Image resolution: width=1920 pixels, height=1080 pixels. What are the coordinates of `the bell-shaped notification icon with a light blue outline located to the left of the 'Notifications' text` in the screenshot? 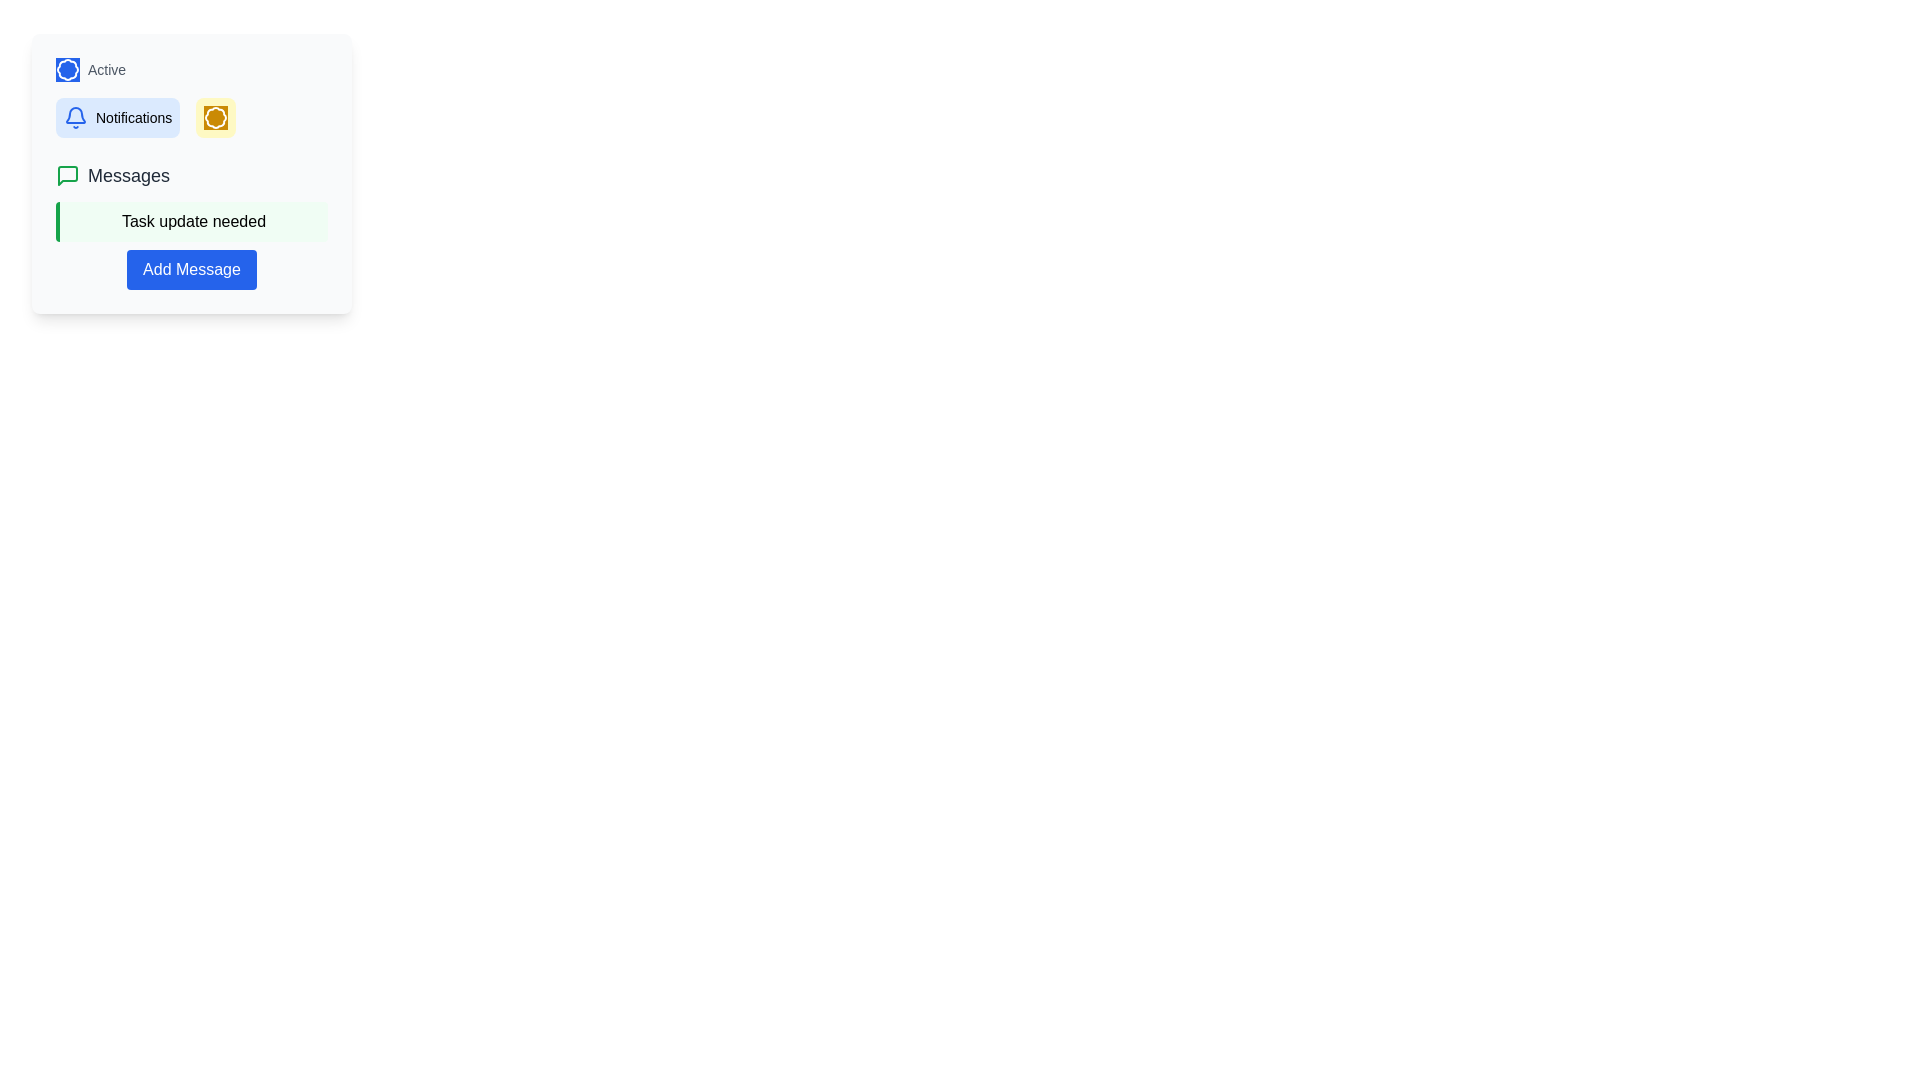 It's located at (76, 118).